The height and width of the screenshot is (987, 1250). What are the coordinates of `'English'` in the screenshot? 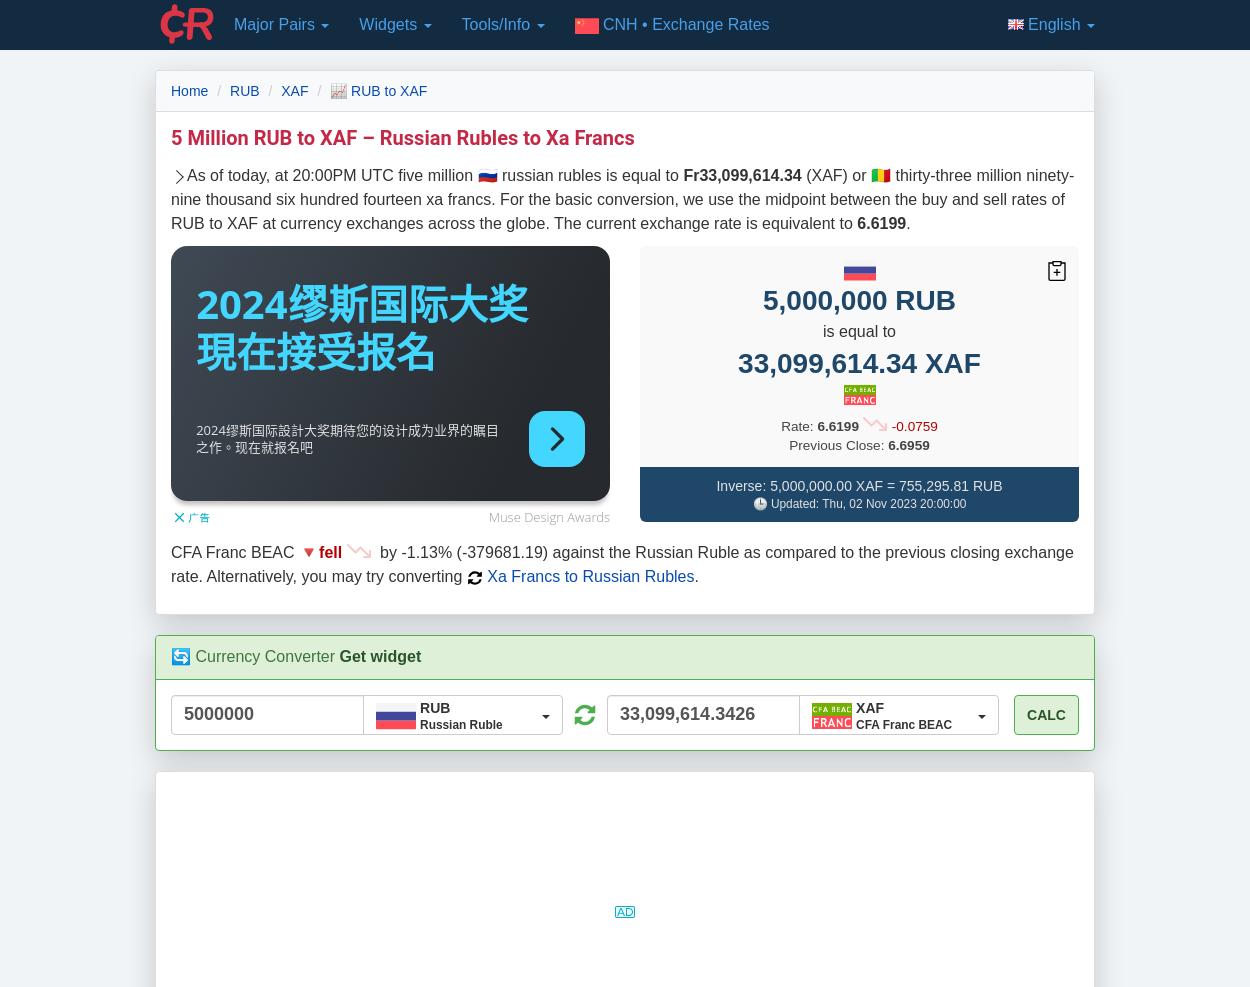 It's located at (1056, 23).